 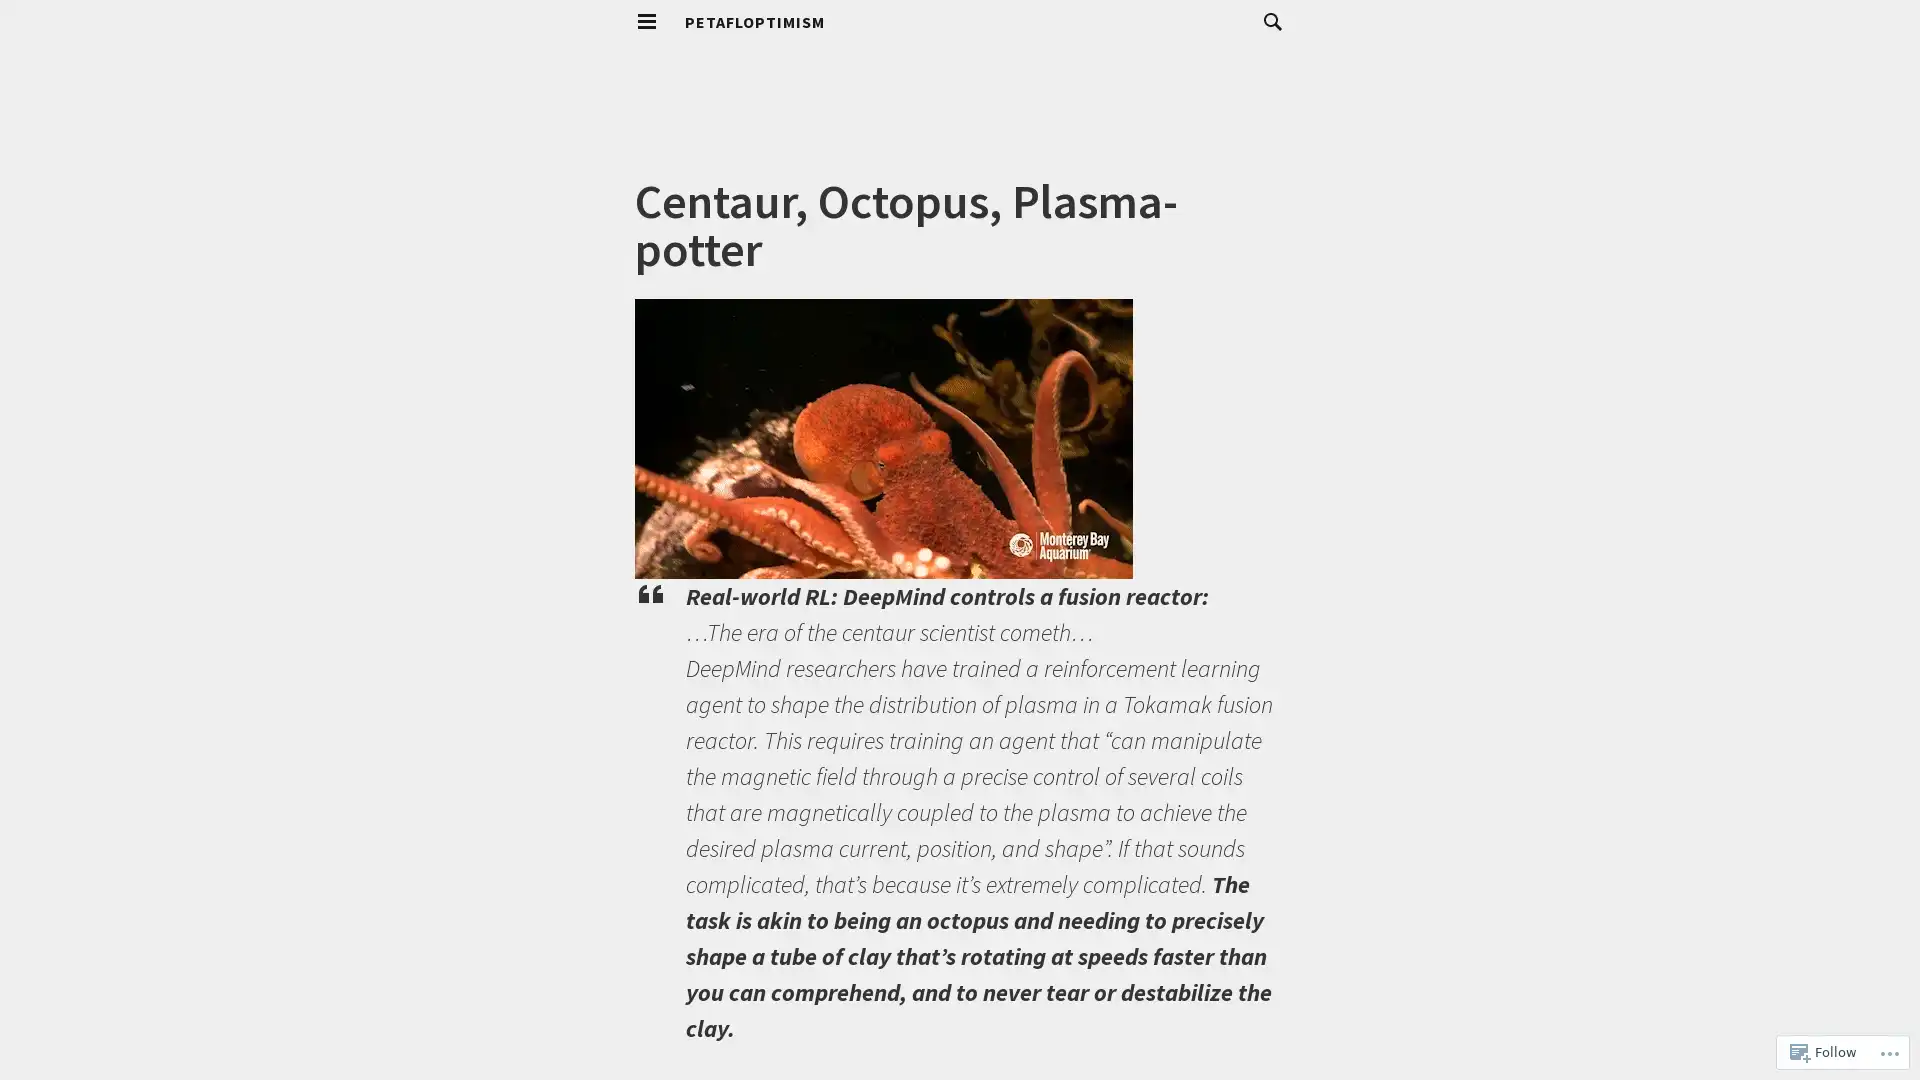 I want to click on PRIMARY MENU, so click(x=647, y=22).